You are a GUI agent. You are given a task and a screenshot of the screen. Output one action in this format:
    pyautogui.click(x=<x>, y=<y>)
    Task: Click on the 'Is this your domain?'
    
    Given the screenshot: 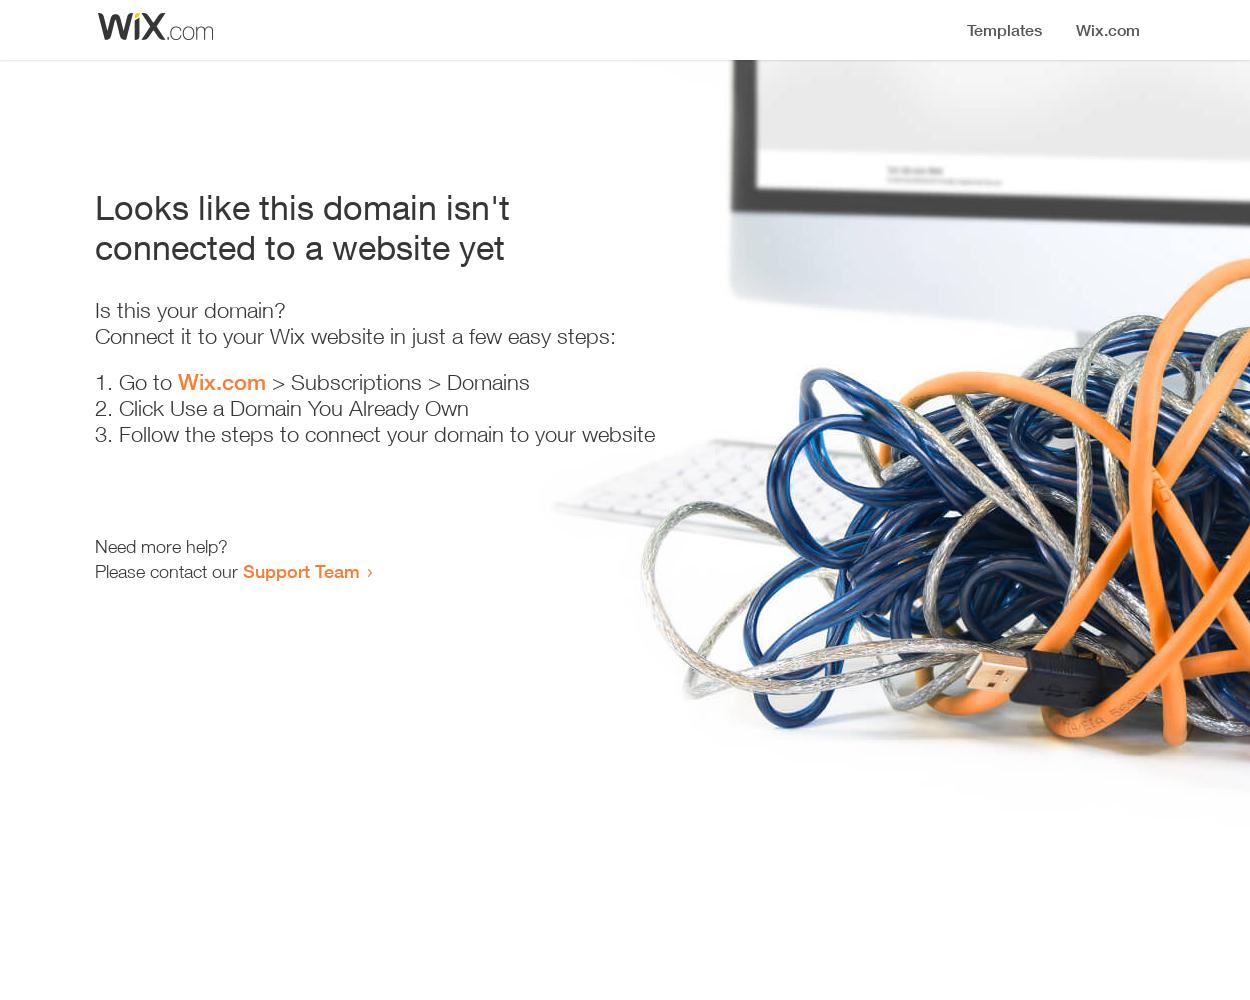 What is the action you would take?
    pyautogui.click(x=189, y=310)
    